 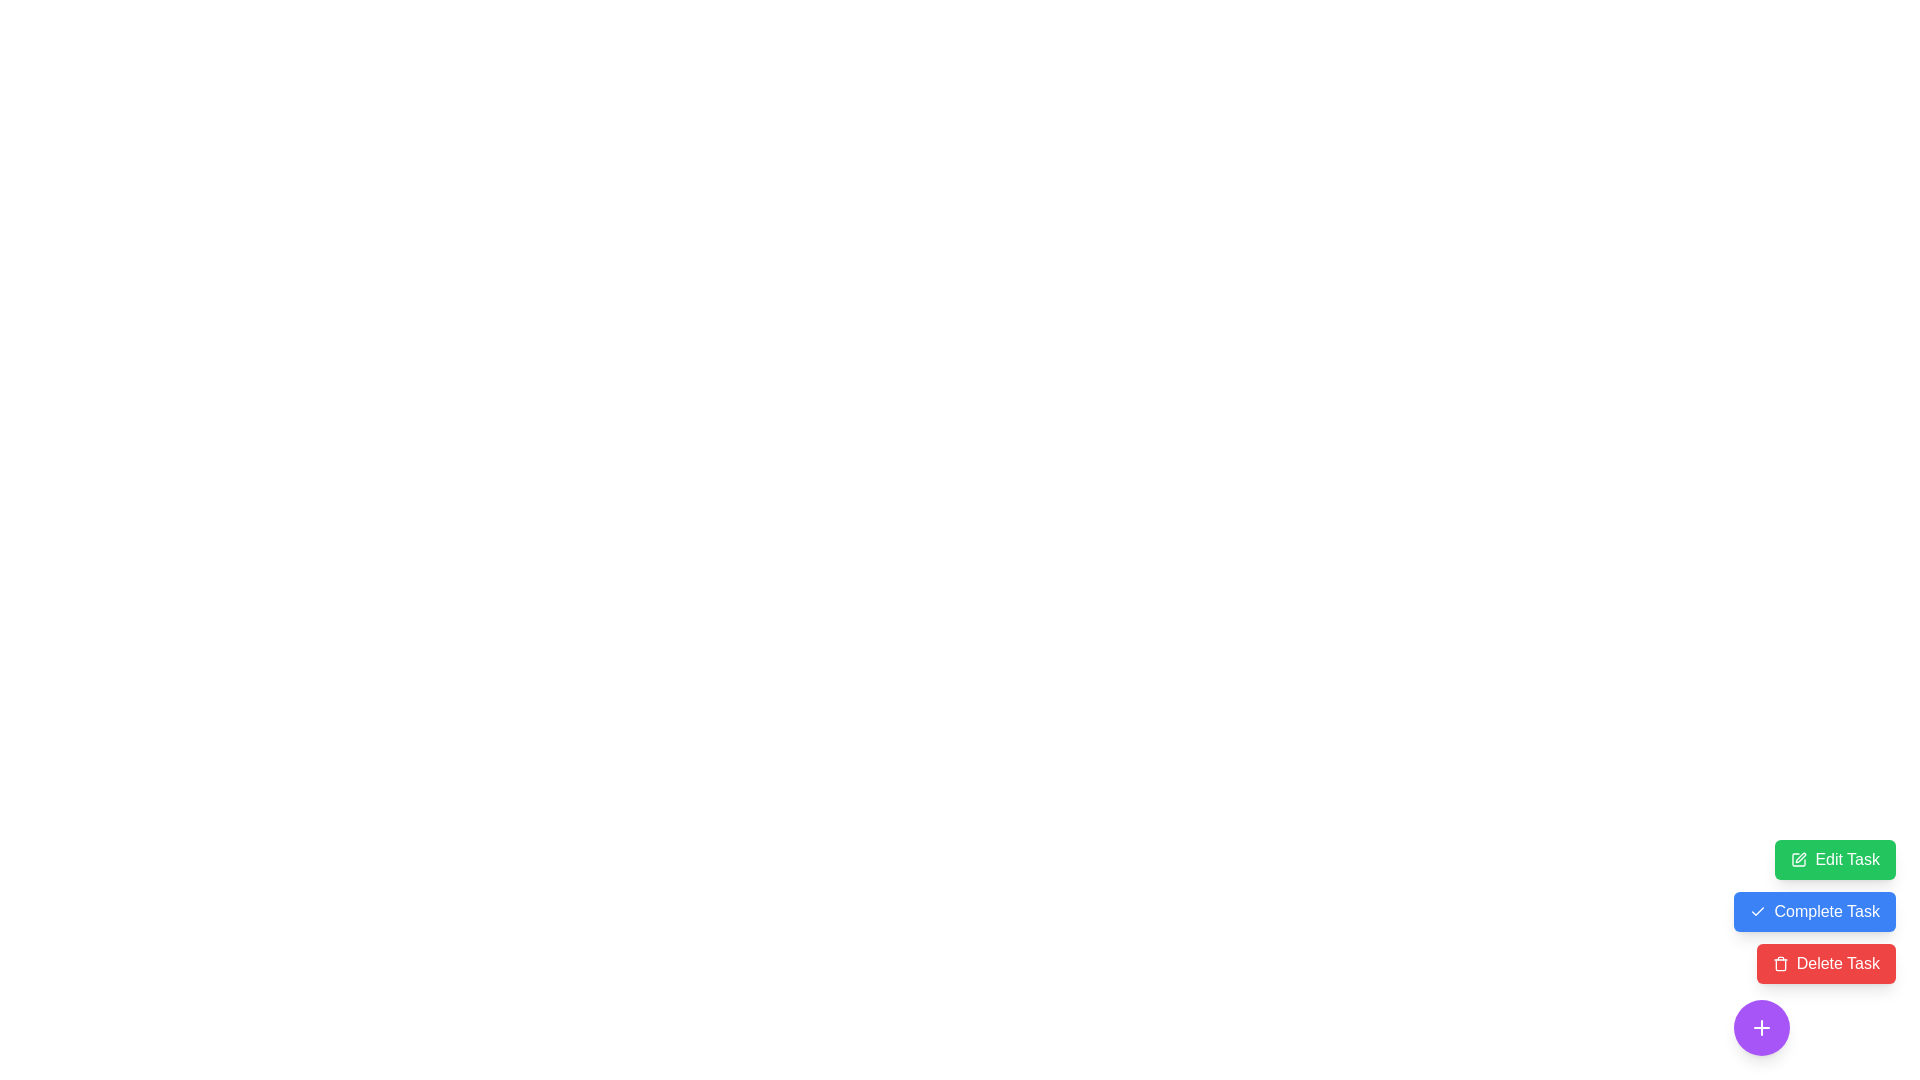 What do you see at coordinates (1799, 859) in the screenshot?
I see `the 'Edit Task' button, which contains a small square-shaped icon with a pen design` at bounding box center [1799, 859].